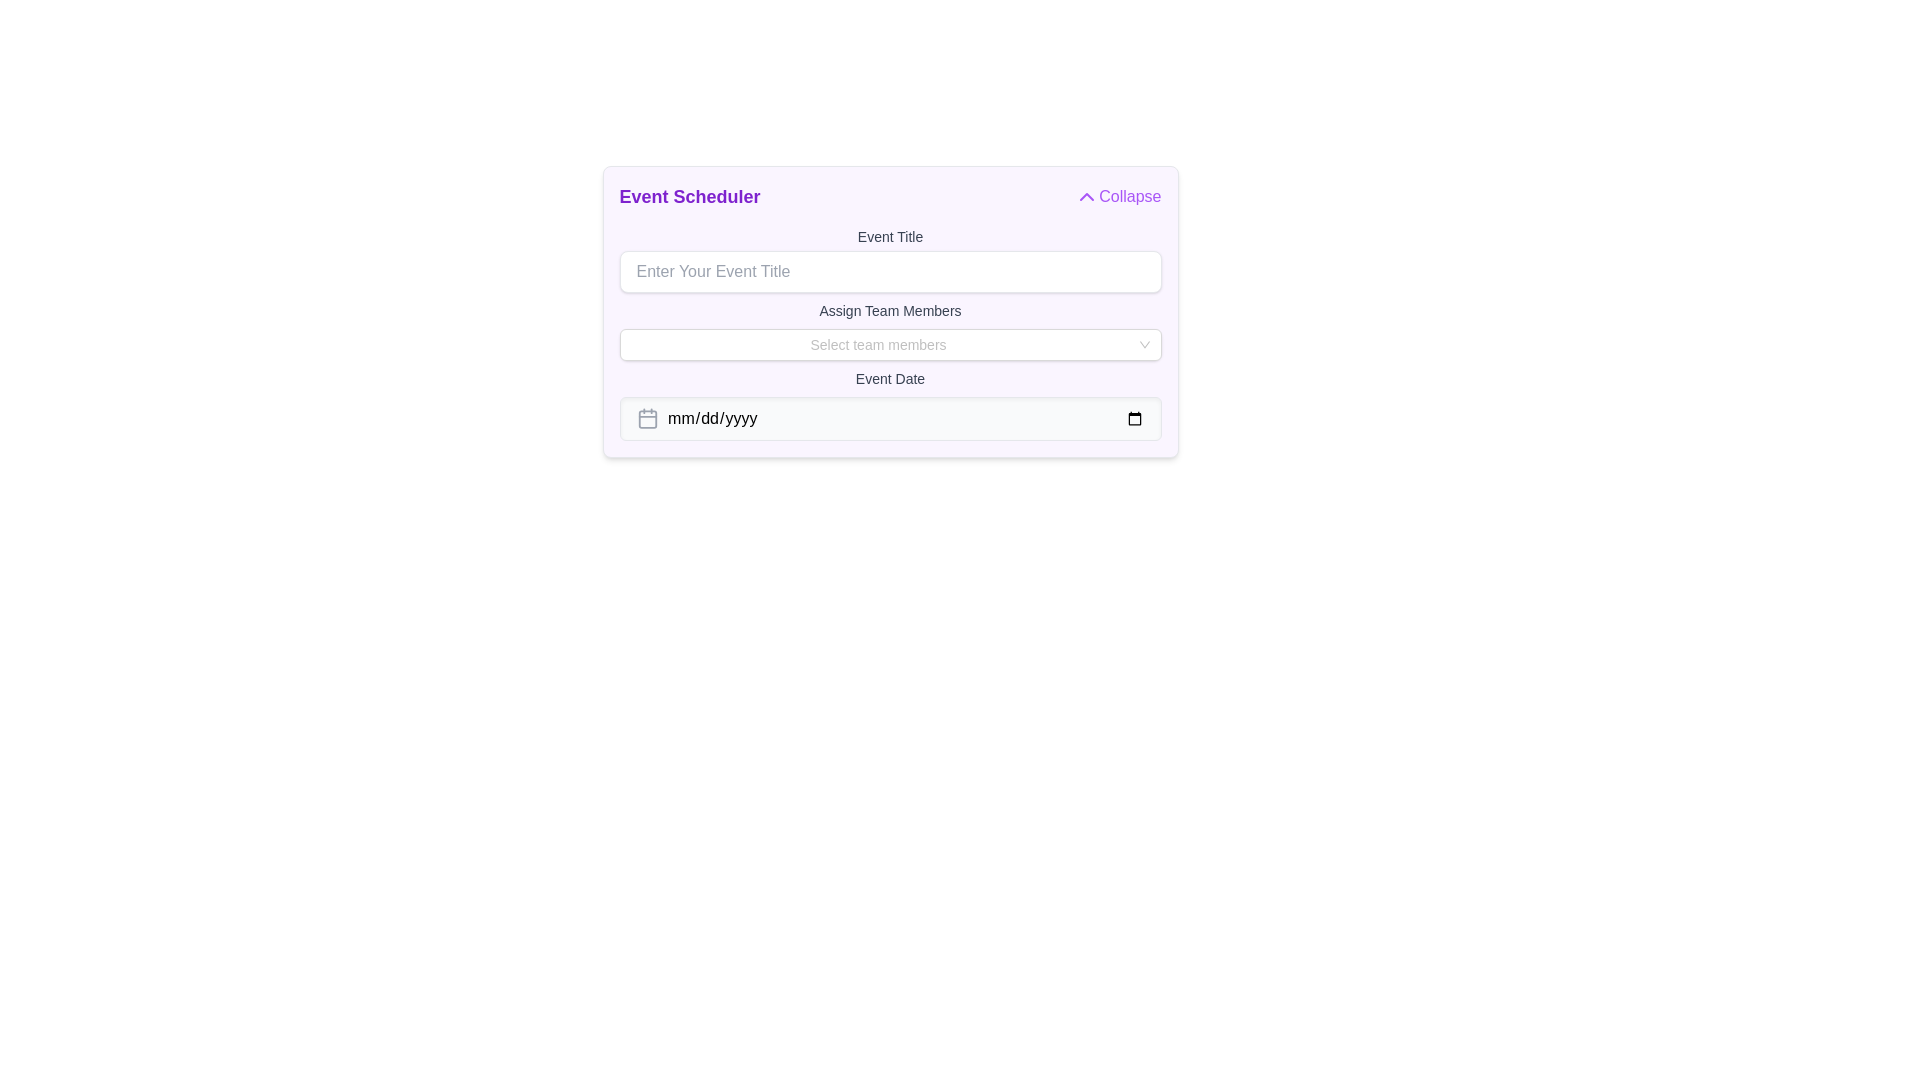 Image resolution: width=1920 pixels, height=1080 pixels. Describe the element at coordinates (889, 330) in the screenshot. I see `the dropdown labeled 'Assign Team Members'` at that location.